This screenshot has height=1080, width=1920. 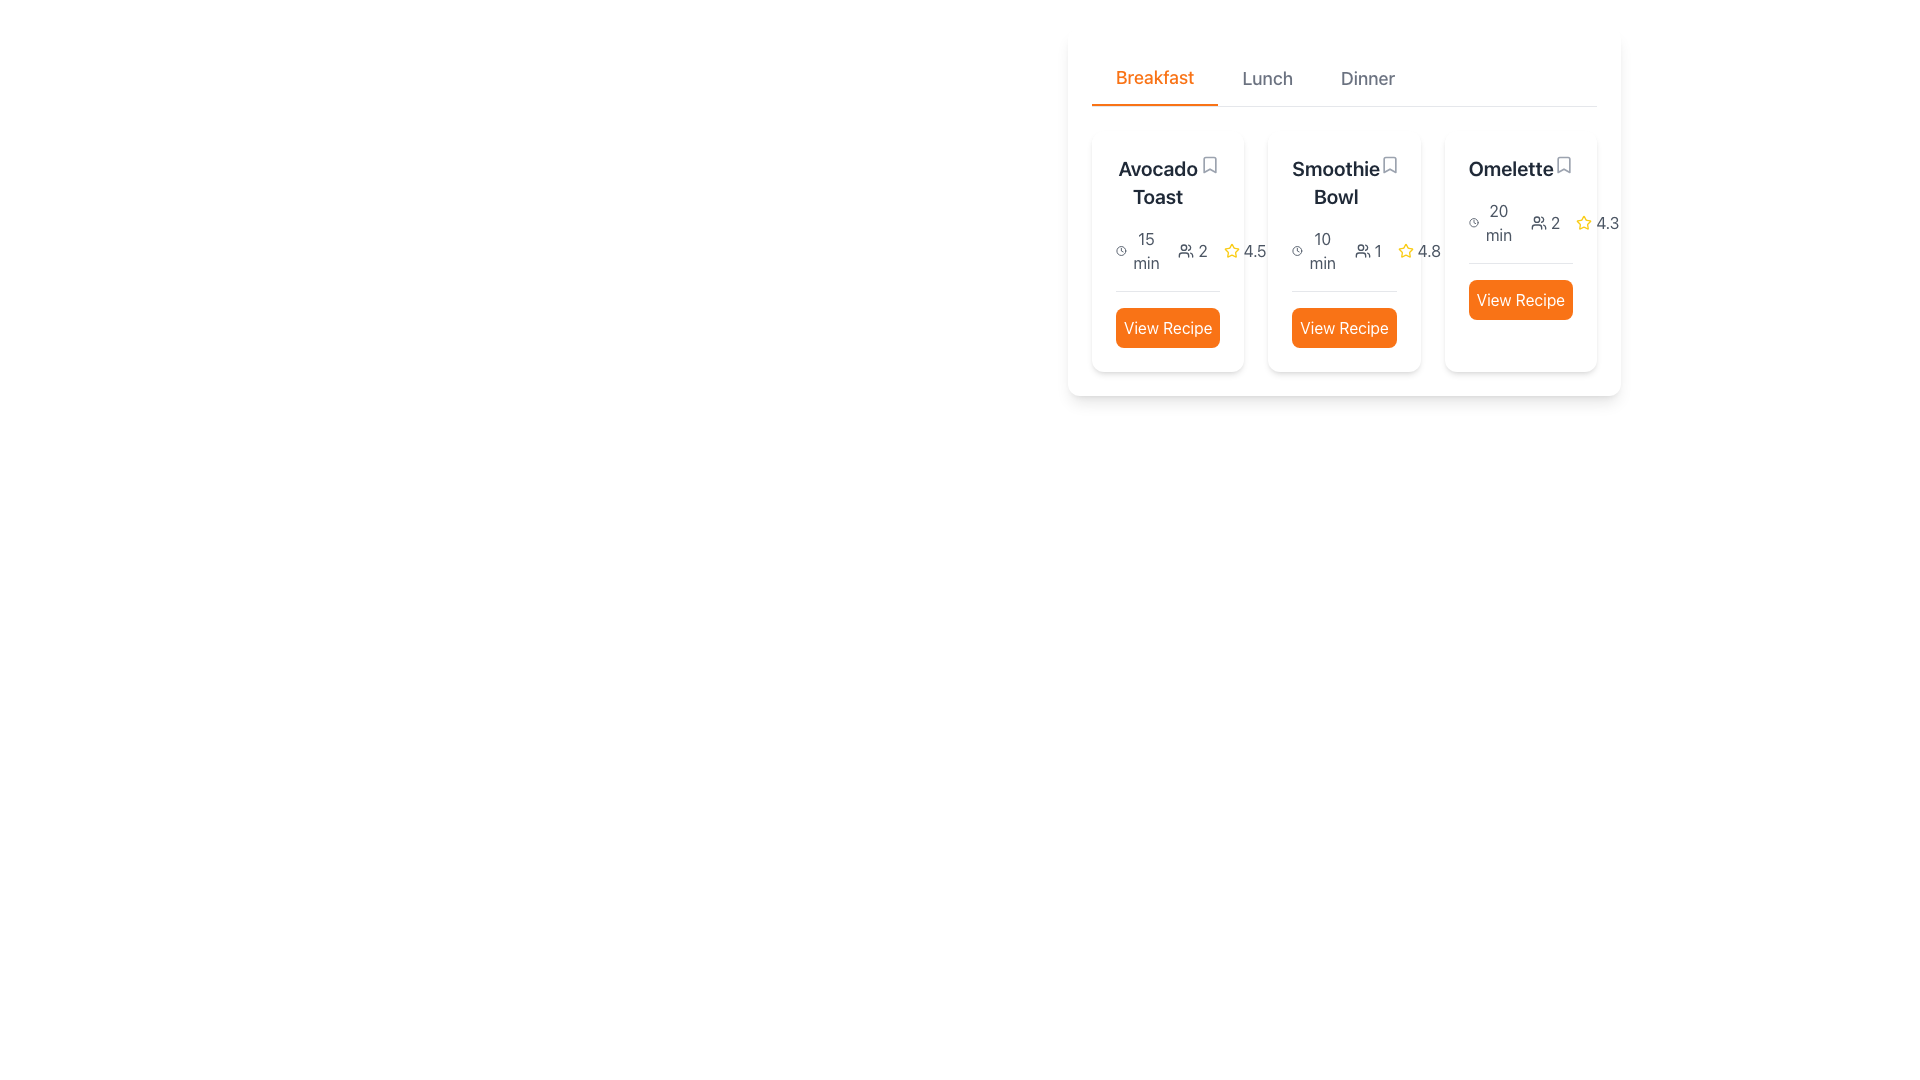 I want to click on the yellow star icon, which indicates a rating or favorite status, located within the second card (Smoothie Bowl) under the Breakfast section, positioned to the right of the user count indicator and directly to the left of the numeric rating (4.5), so click(x=1230, y=249).